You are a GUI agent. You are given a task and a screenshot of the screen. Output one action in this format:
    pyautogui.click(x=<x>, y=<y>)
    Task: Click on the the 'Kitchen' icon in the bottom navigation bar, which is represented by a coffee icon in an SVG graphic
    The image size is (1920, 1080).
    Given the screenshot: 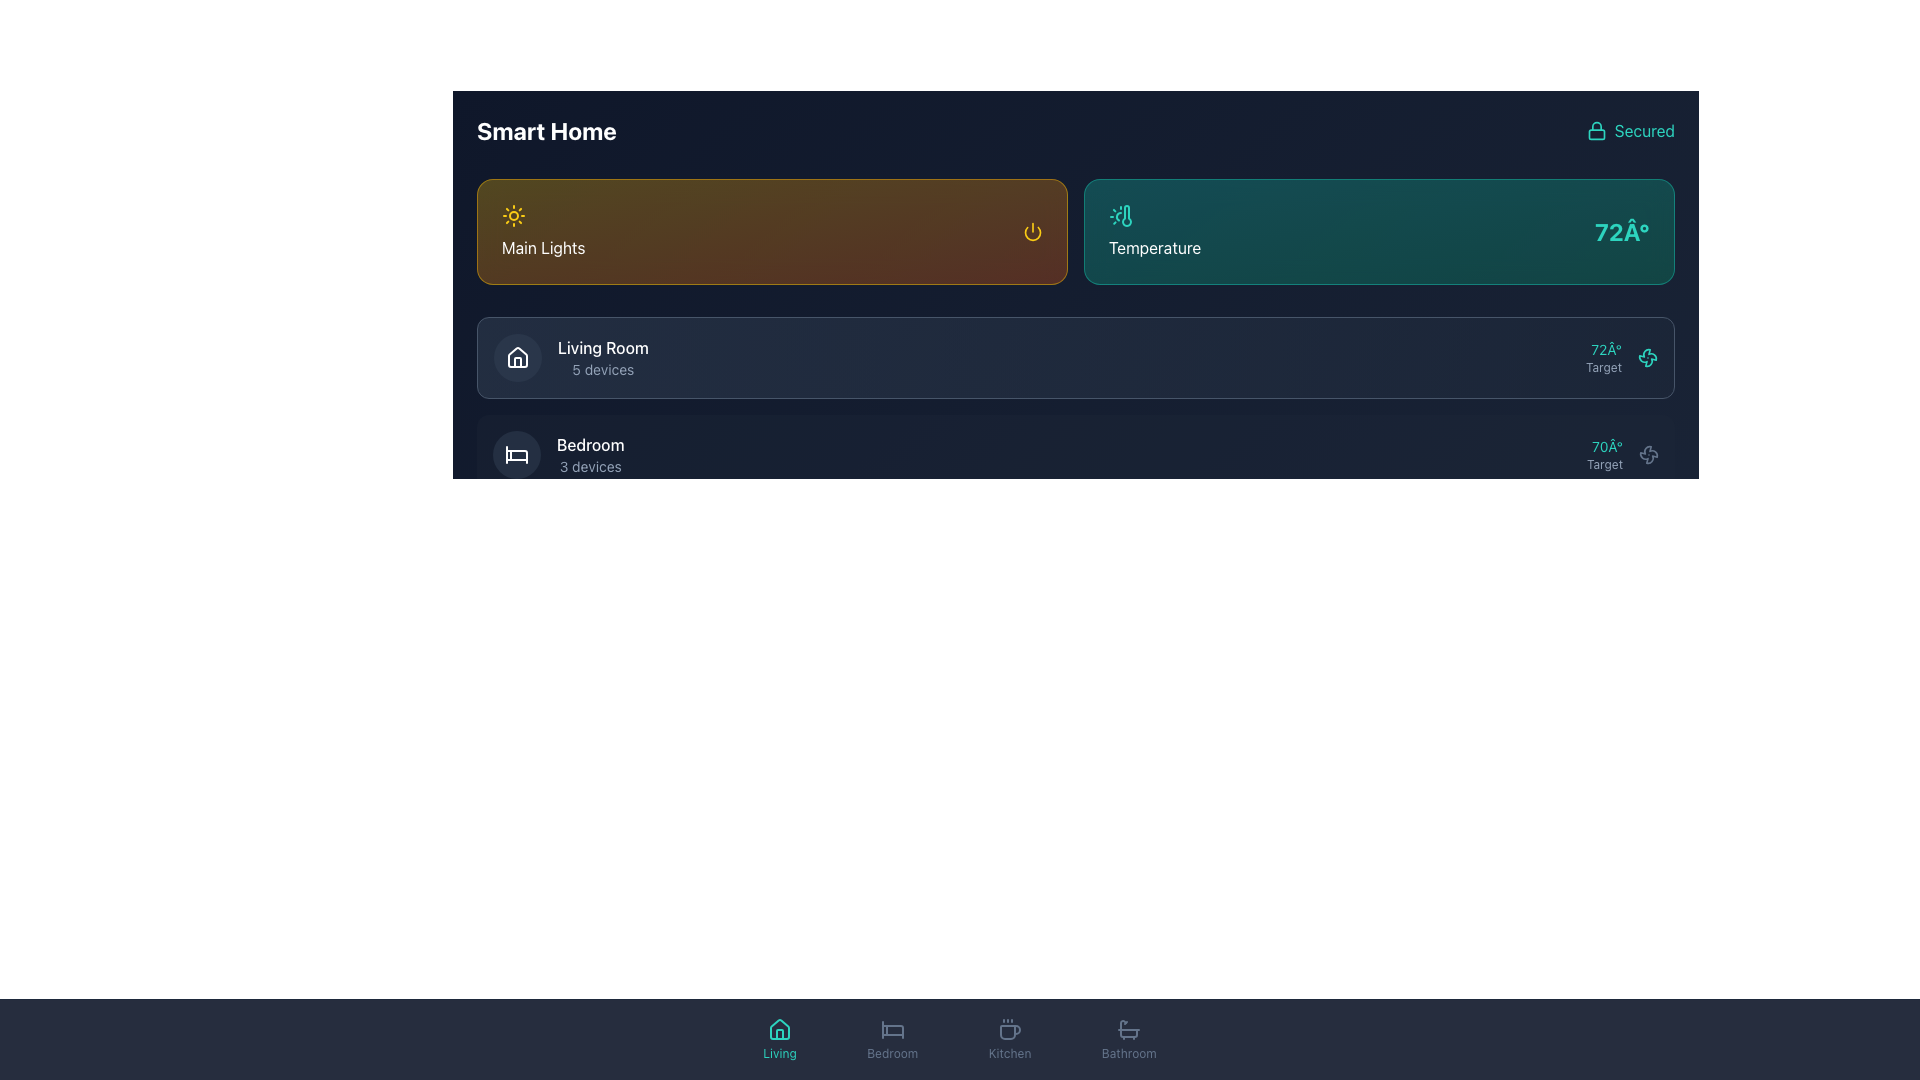 What is the action you would take?
    pyautogui.click(x=1010, y=1032)
    